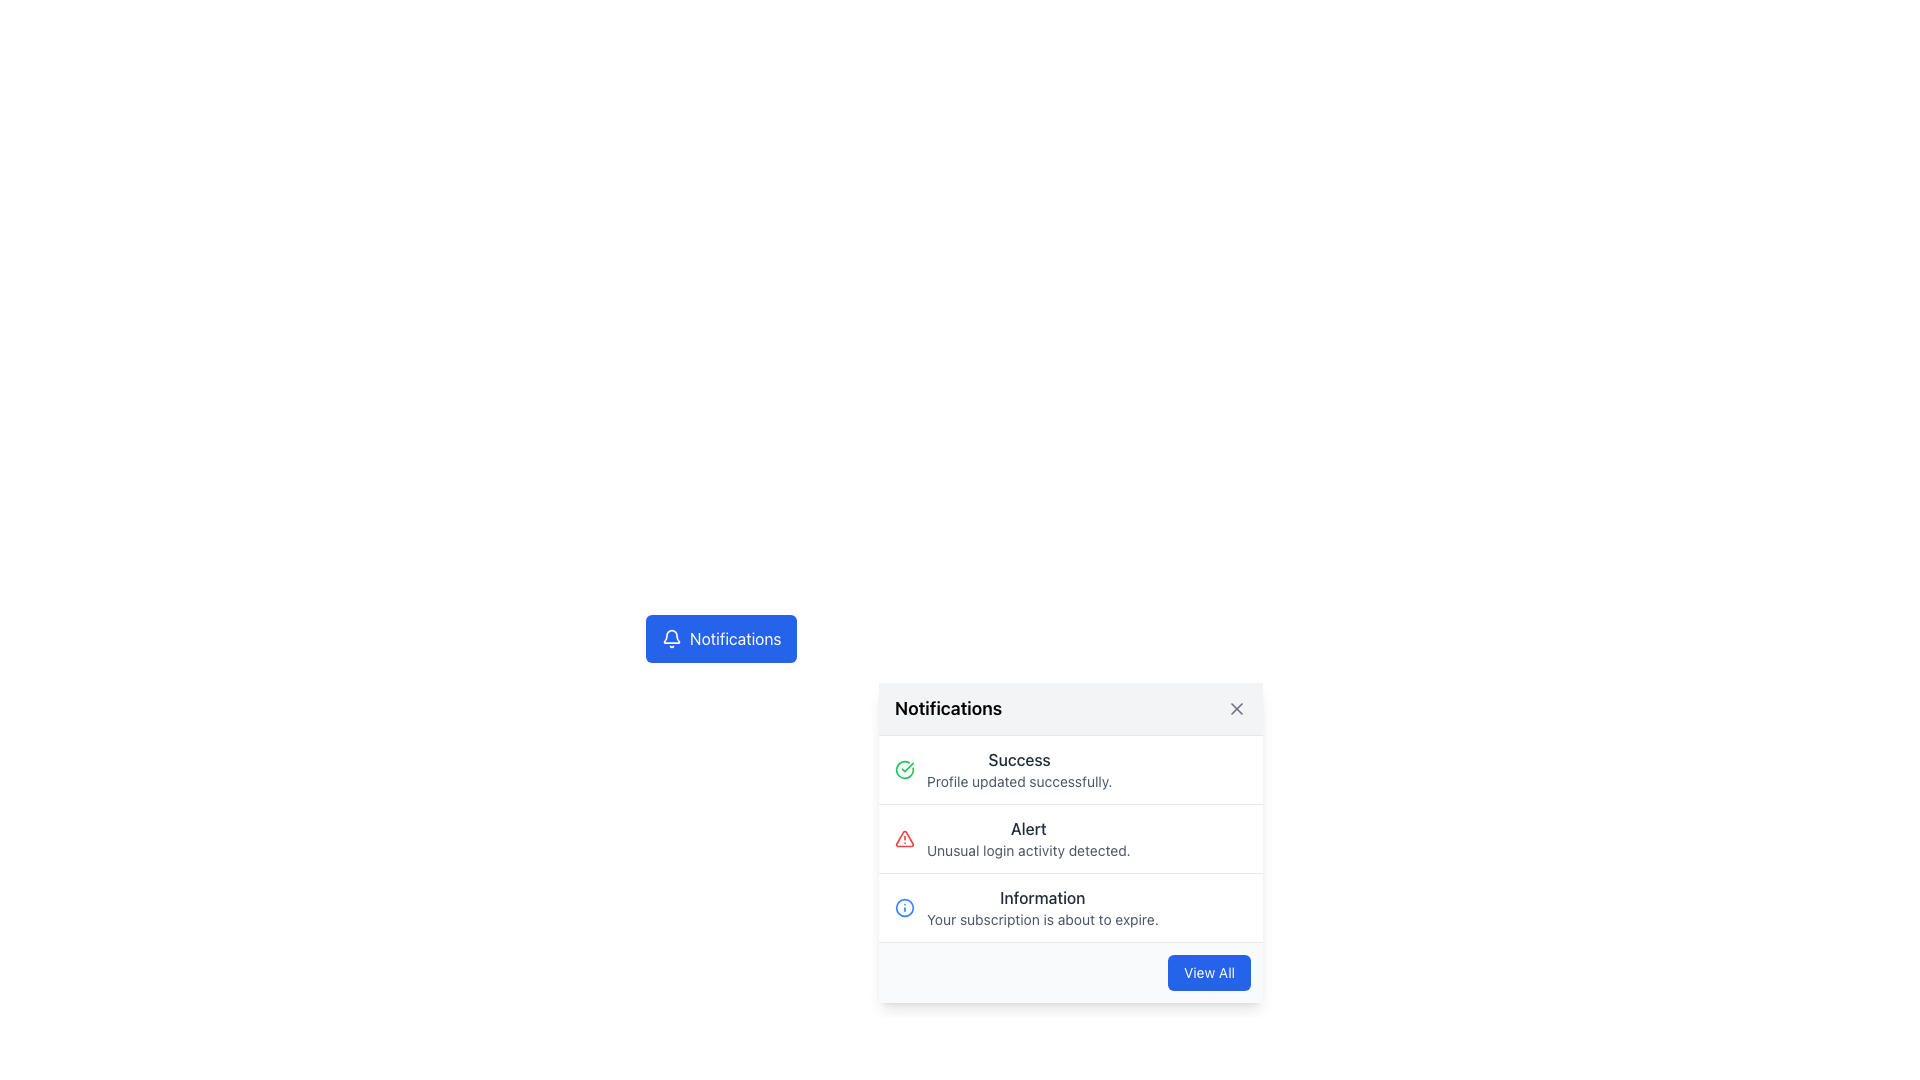 The width and height of the screenshot is (1920, 1080). Describe the element at coordinates (904, 769) in the screenshot. I see `the circular checkmark icon that represents a success confirmation message in the notification, located at the top-left of the Success notification item preceding the text 'Success'` at that location.